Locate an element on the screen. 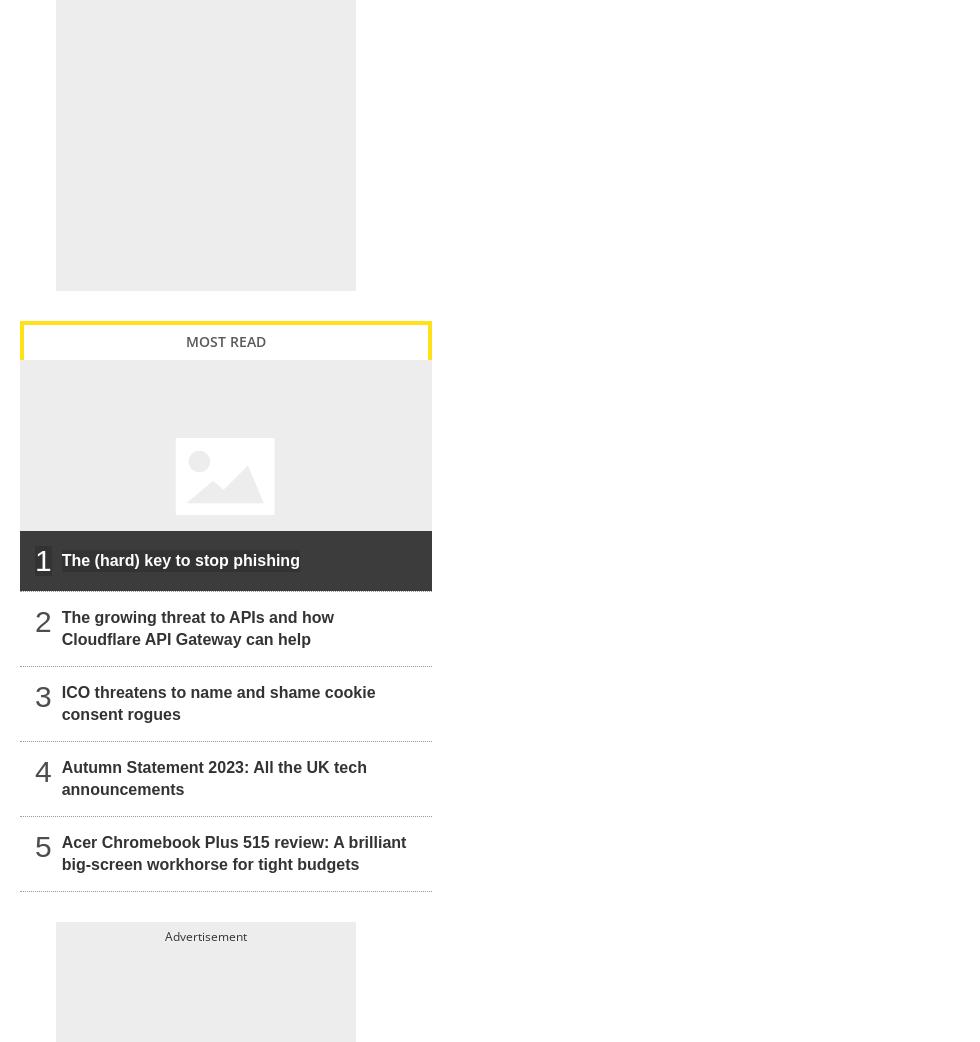 The width and height of the screenshot is (980, 1042). 'Autumn Statement 2023: All the UK tech announcements' is located at coordinates (60, 777).